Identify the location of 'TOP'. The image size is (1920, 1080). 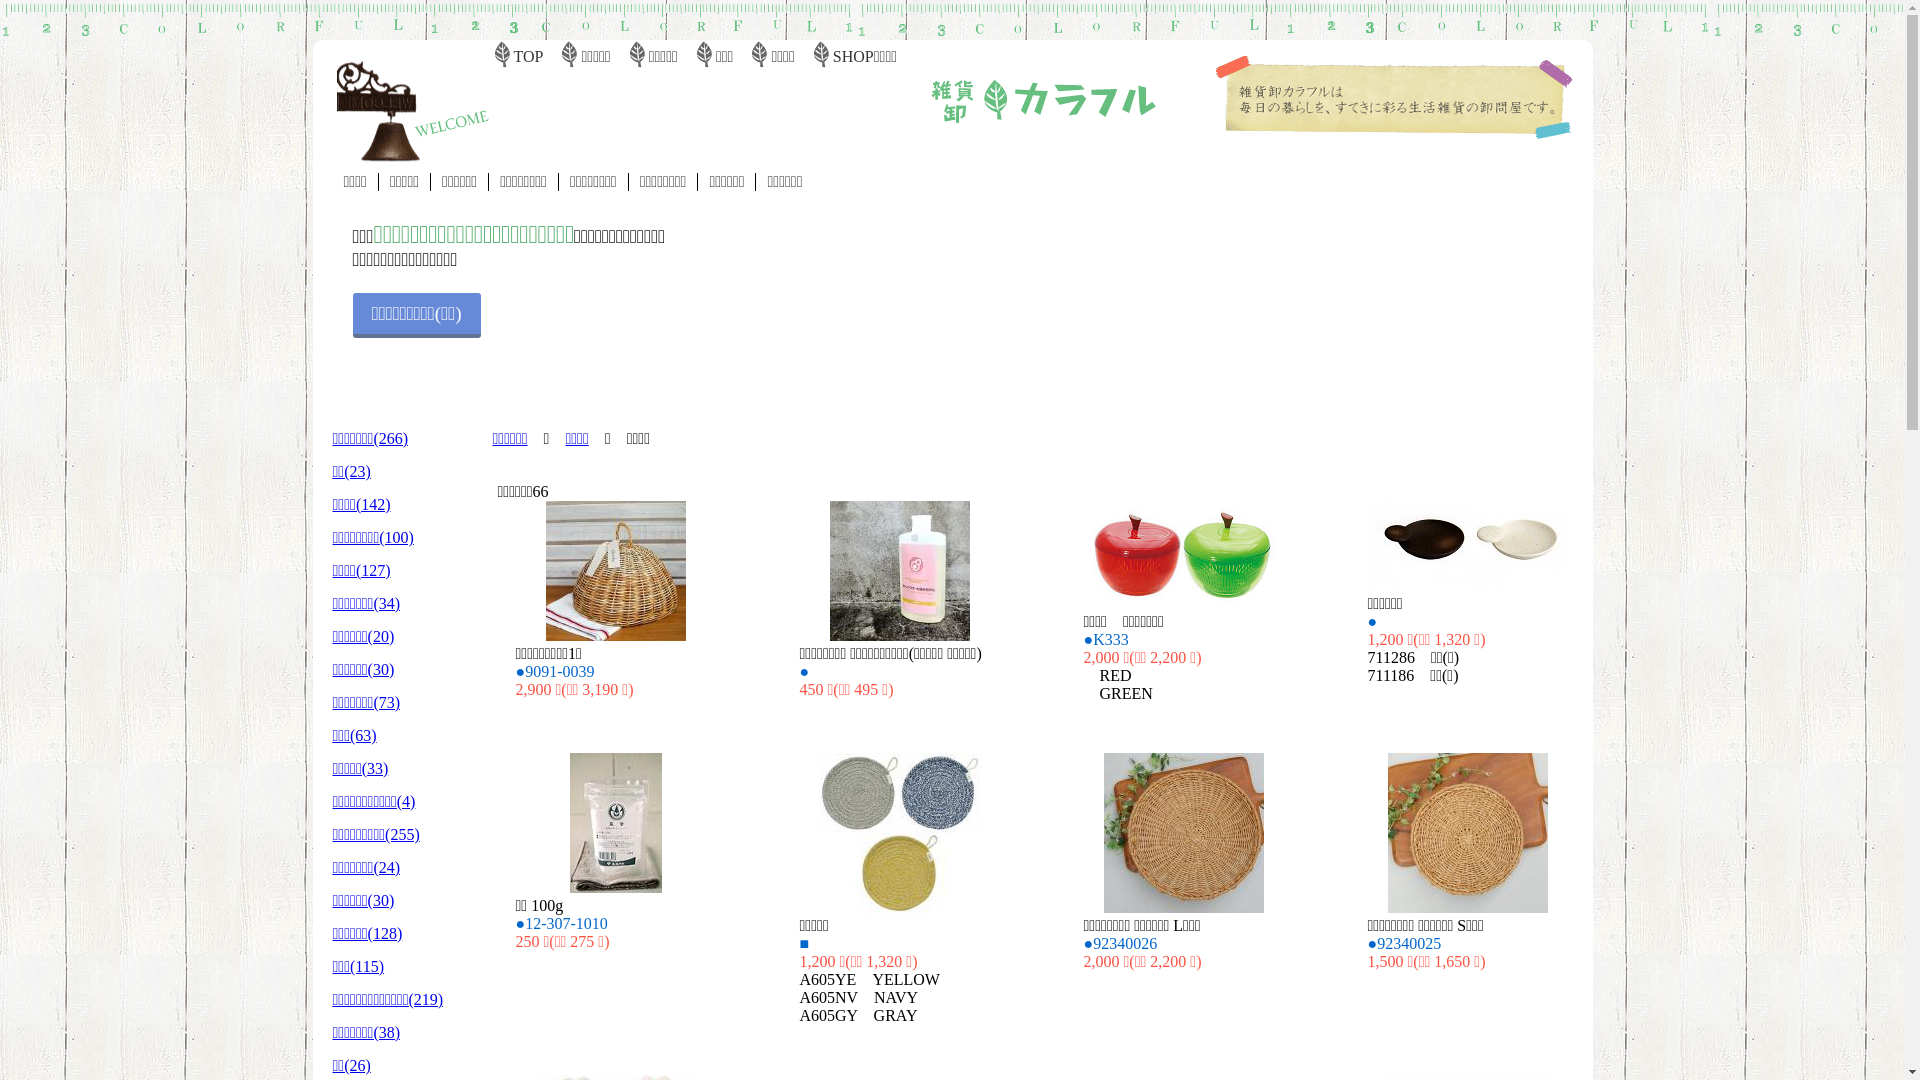
(528, 55).